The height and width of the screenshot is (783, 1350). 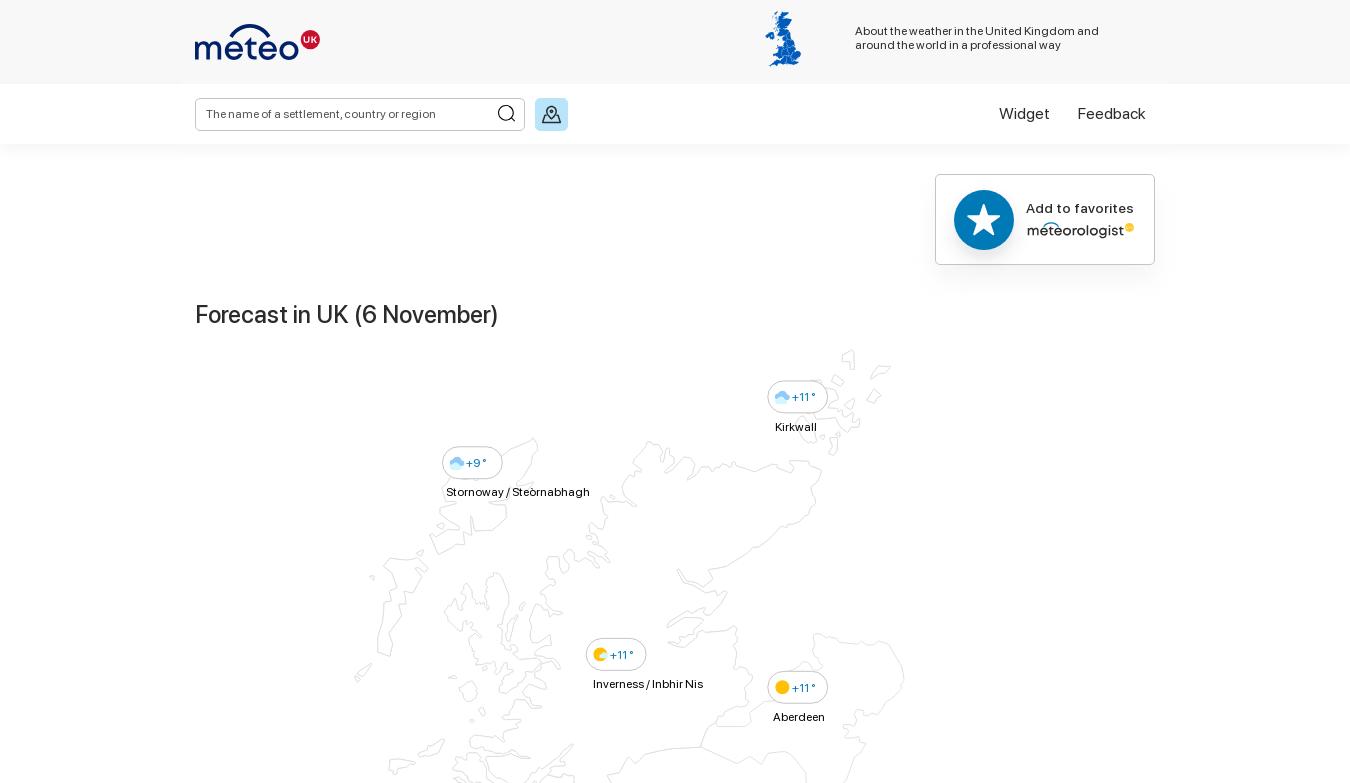 What do you see at coordinates (1080, 207) in the screenshot?
I see `'Add to favorites'` at bounding box center [1080, 207].